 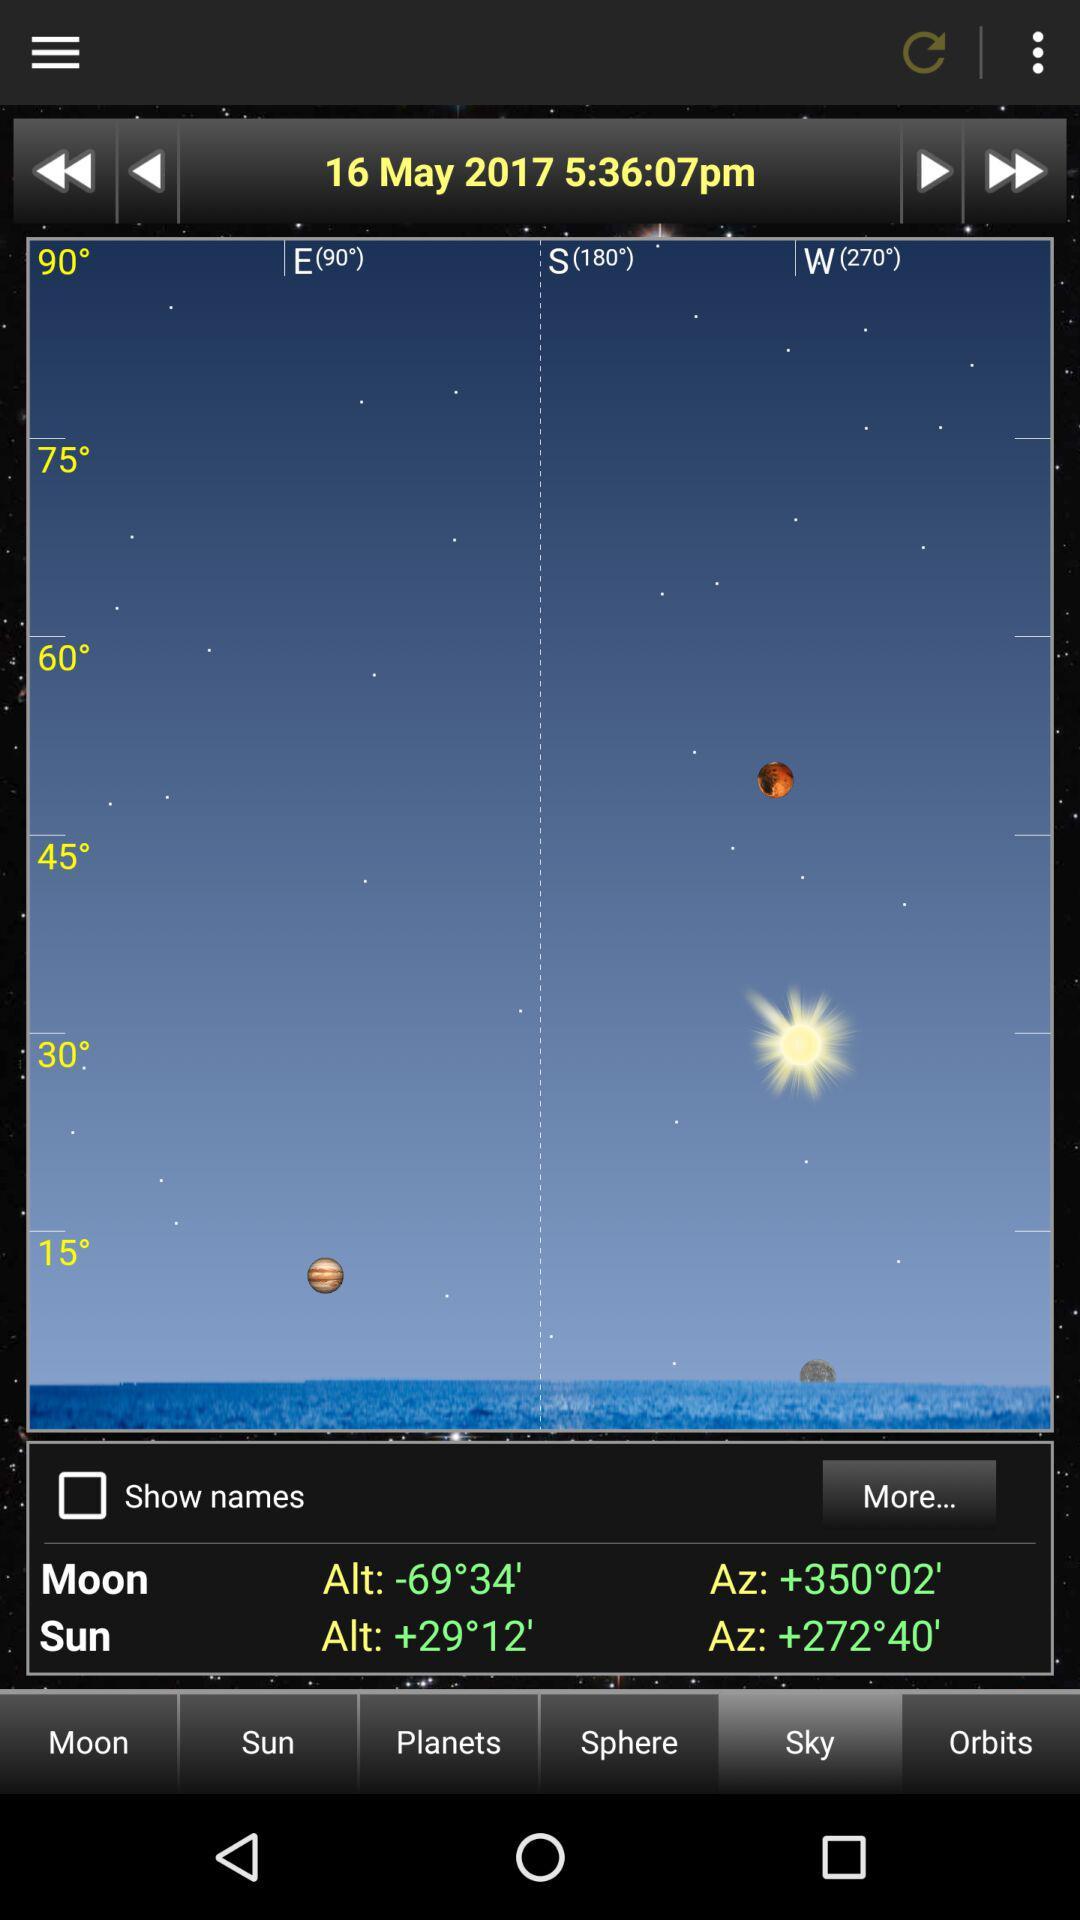 I want to click on the icon to the left of the pm app, so click(x=631, y=171).